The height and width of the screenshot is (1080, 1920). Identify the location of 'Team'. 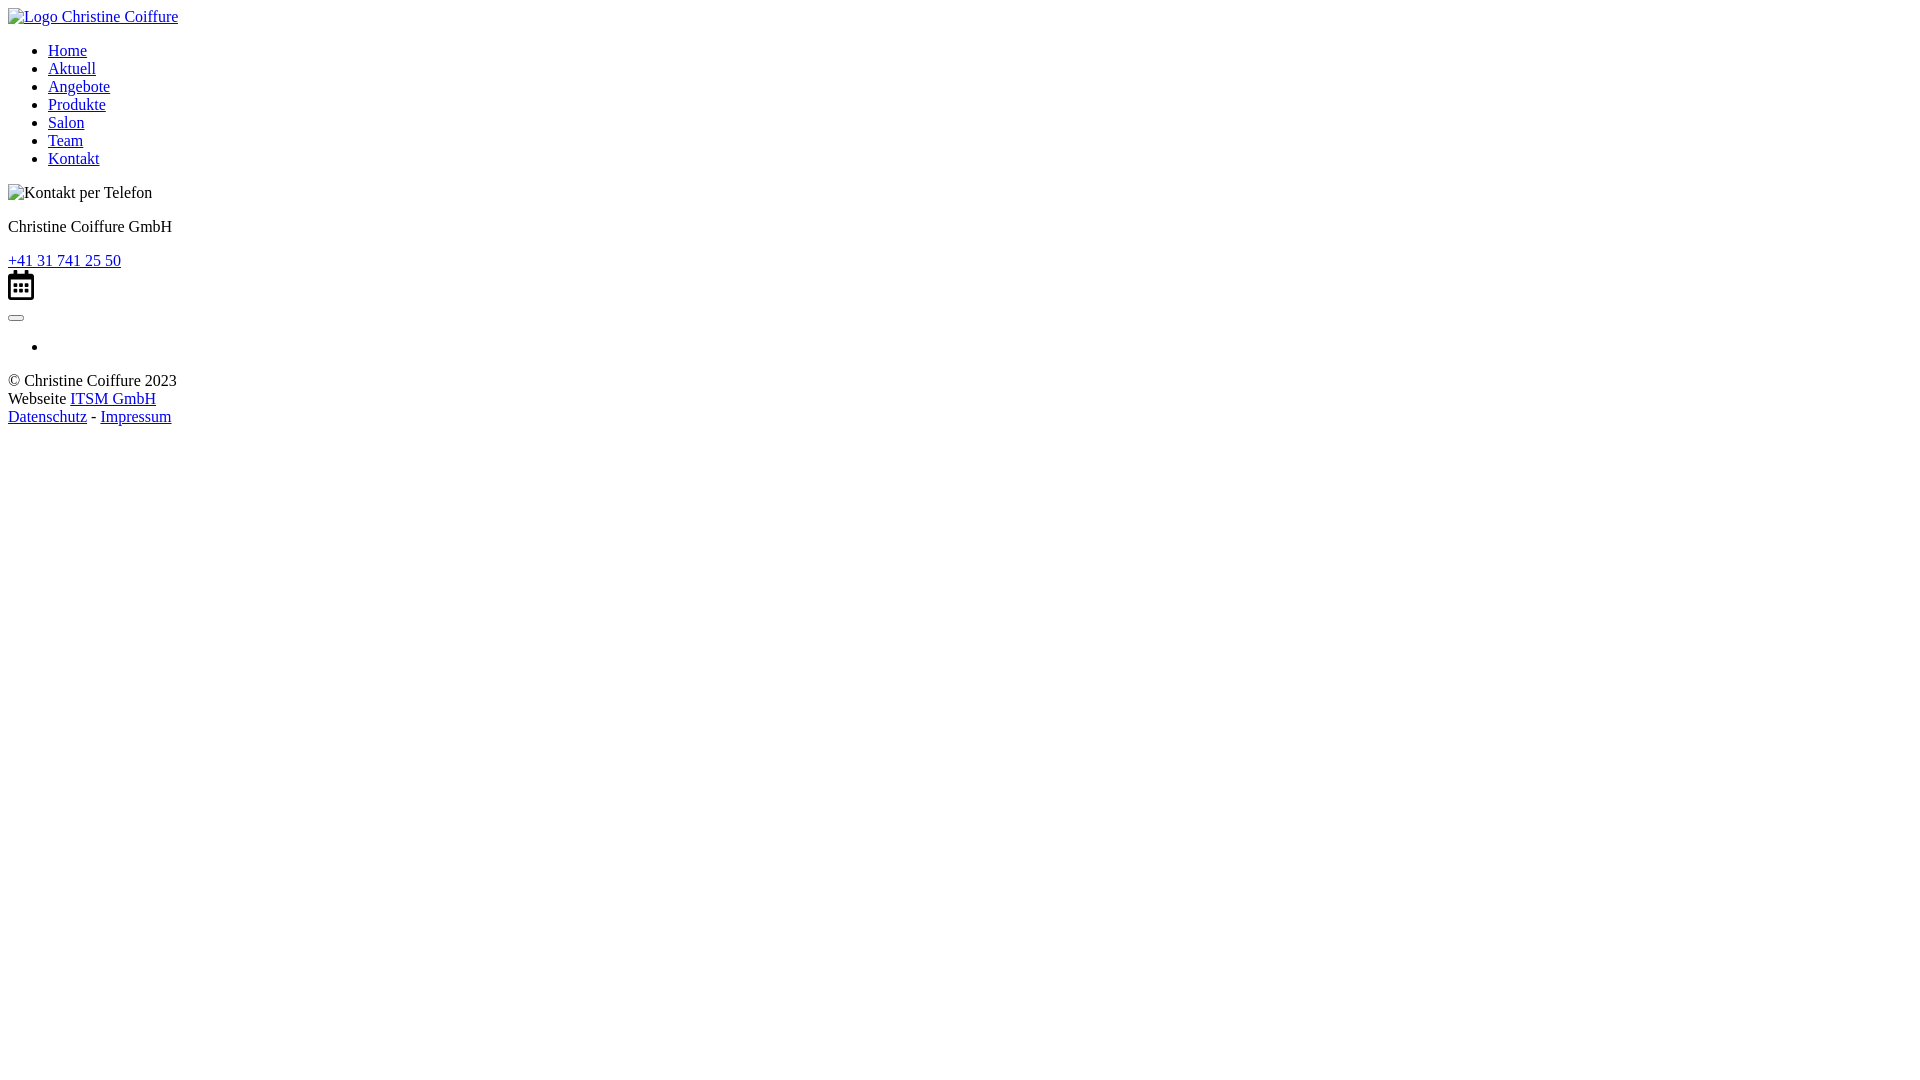
(65, 139).